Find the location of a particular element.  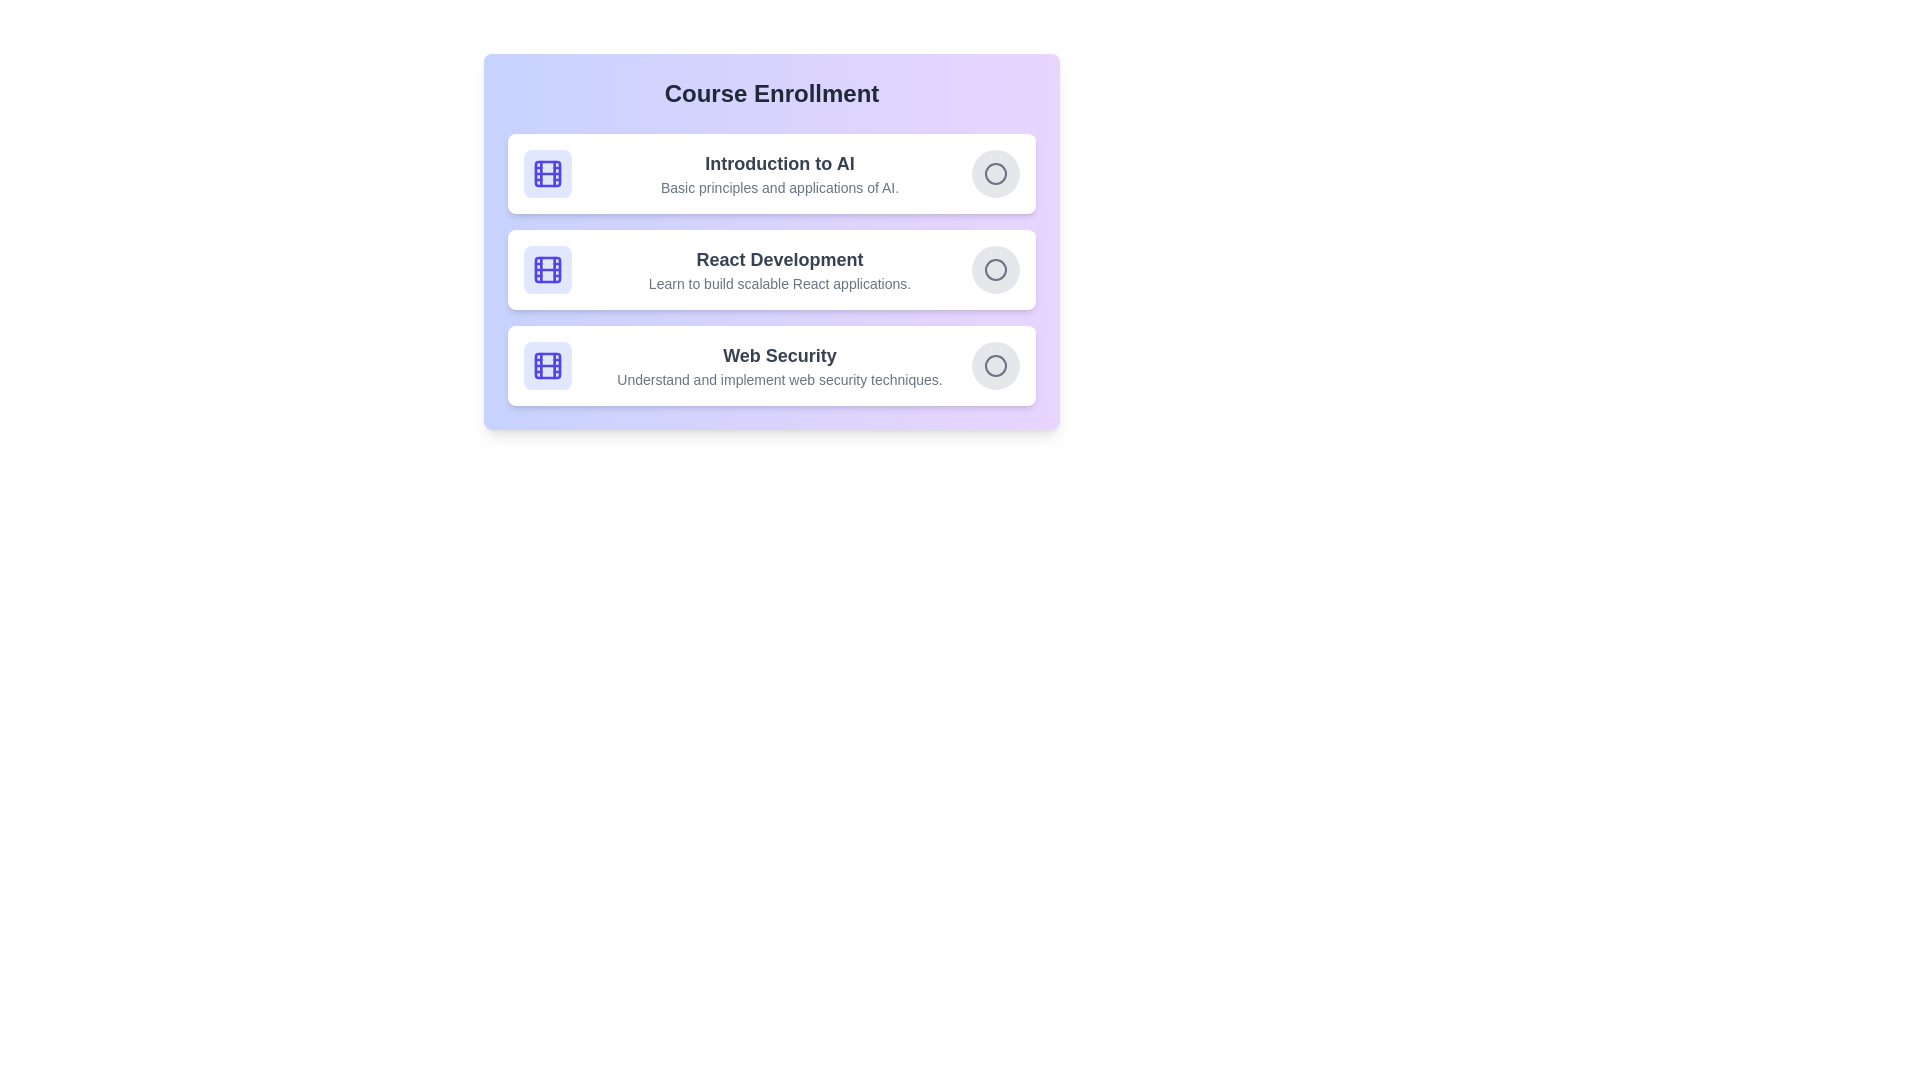

the course title and description for Web Security is located at coordinates (778, 354).